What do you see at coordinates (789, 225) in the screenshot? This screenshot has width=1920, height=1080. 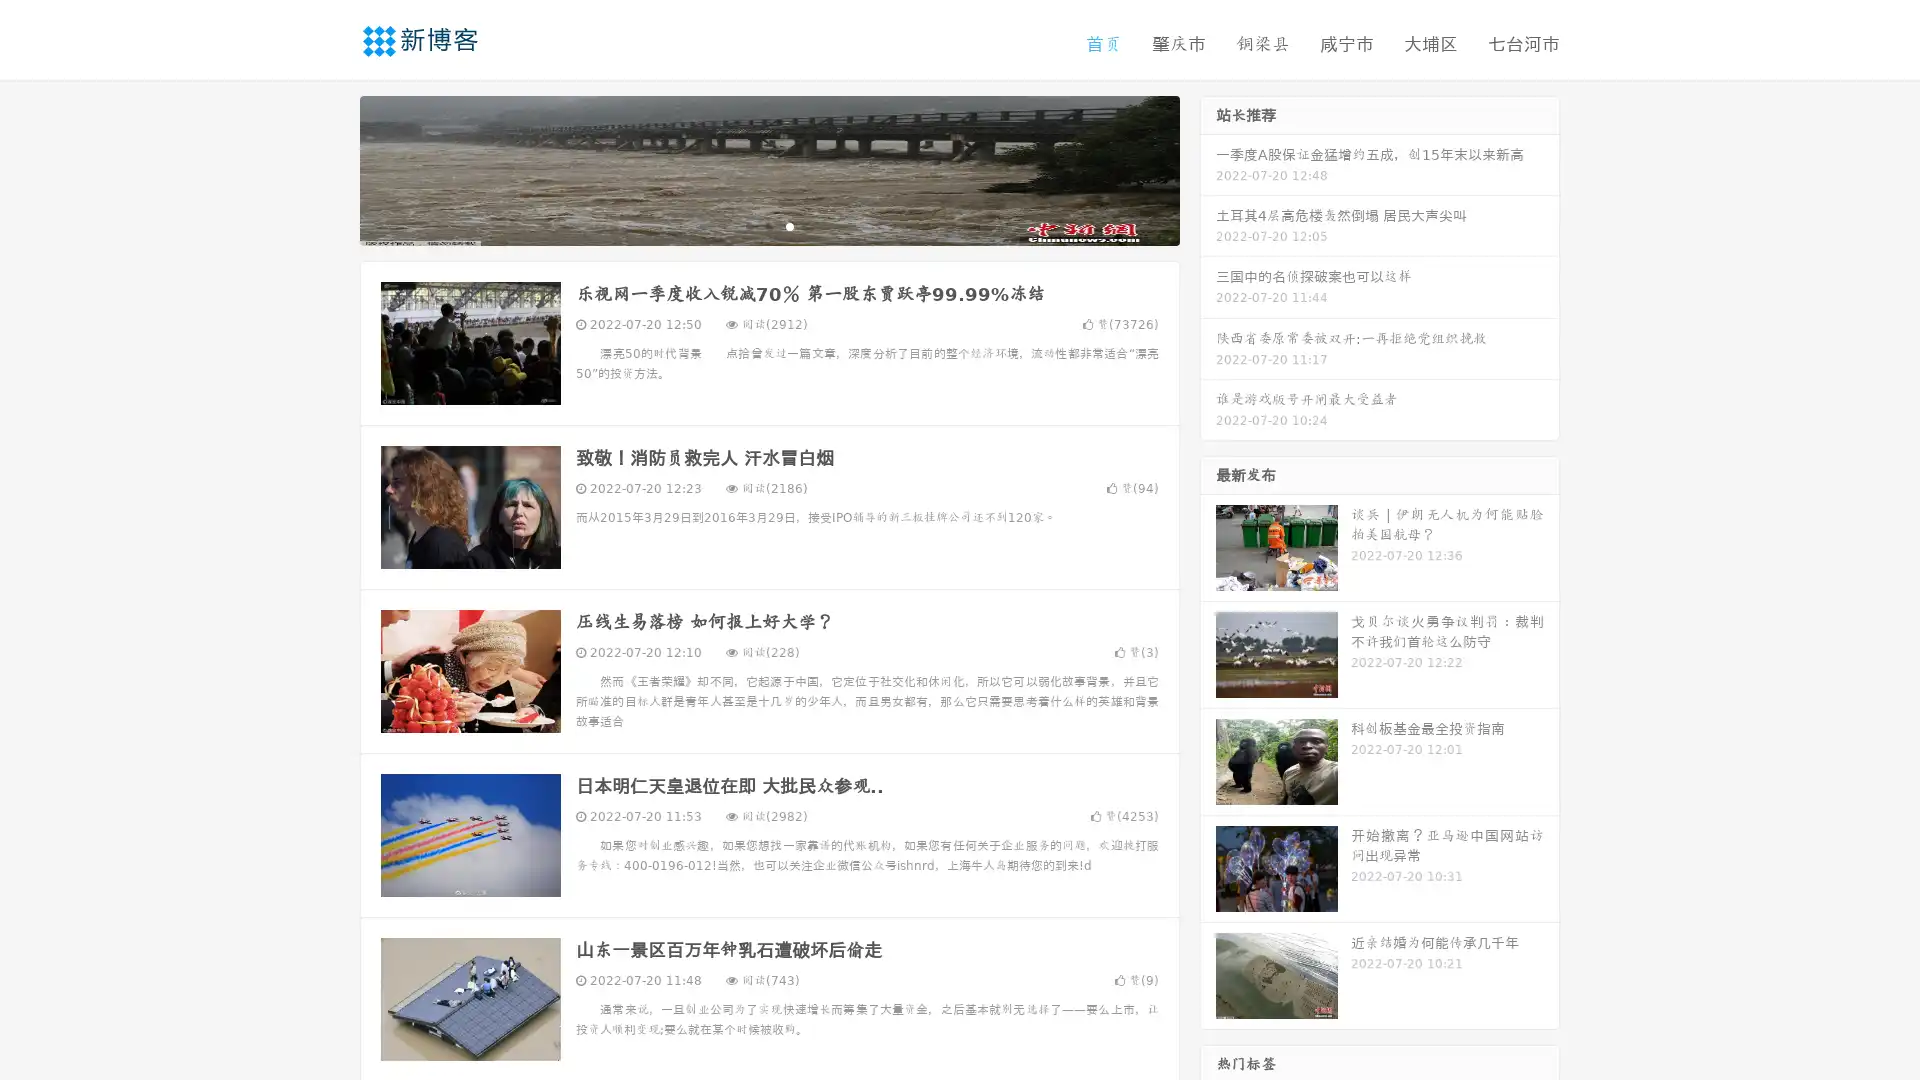 I see `Go to slide 3` at bounding box center [789, 225].